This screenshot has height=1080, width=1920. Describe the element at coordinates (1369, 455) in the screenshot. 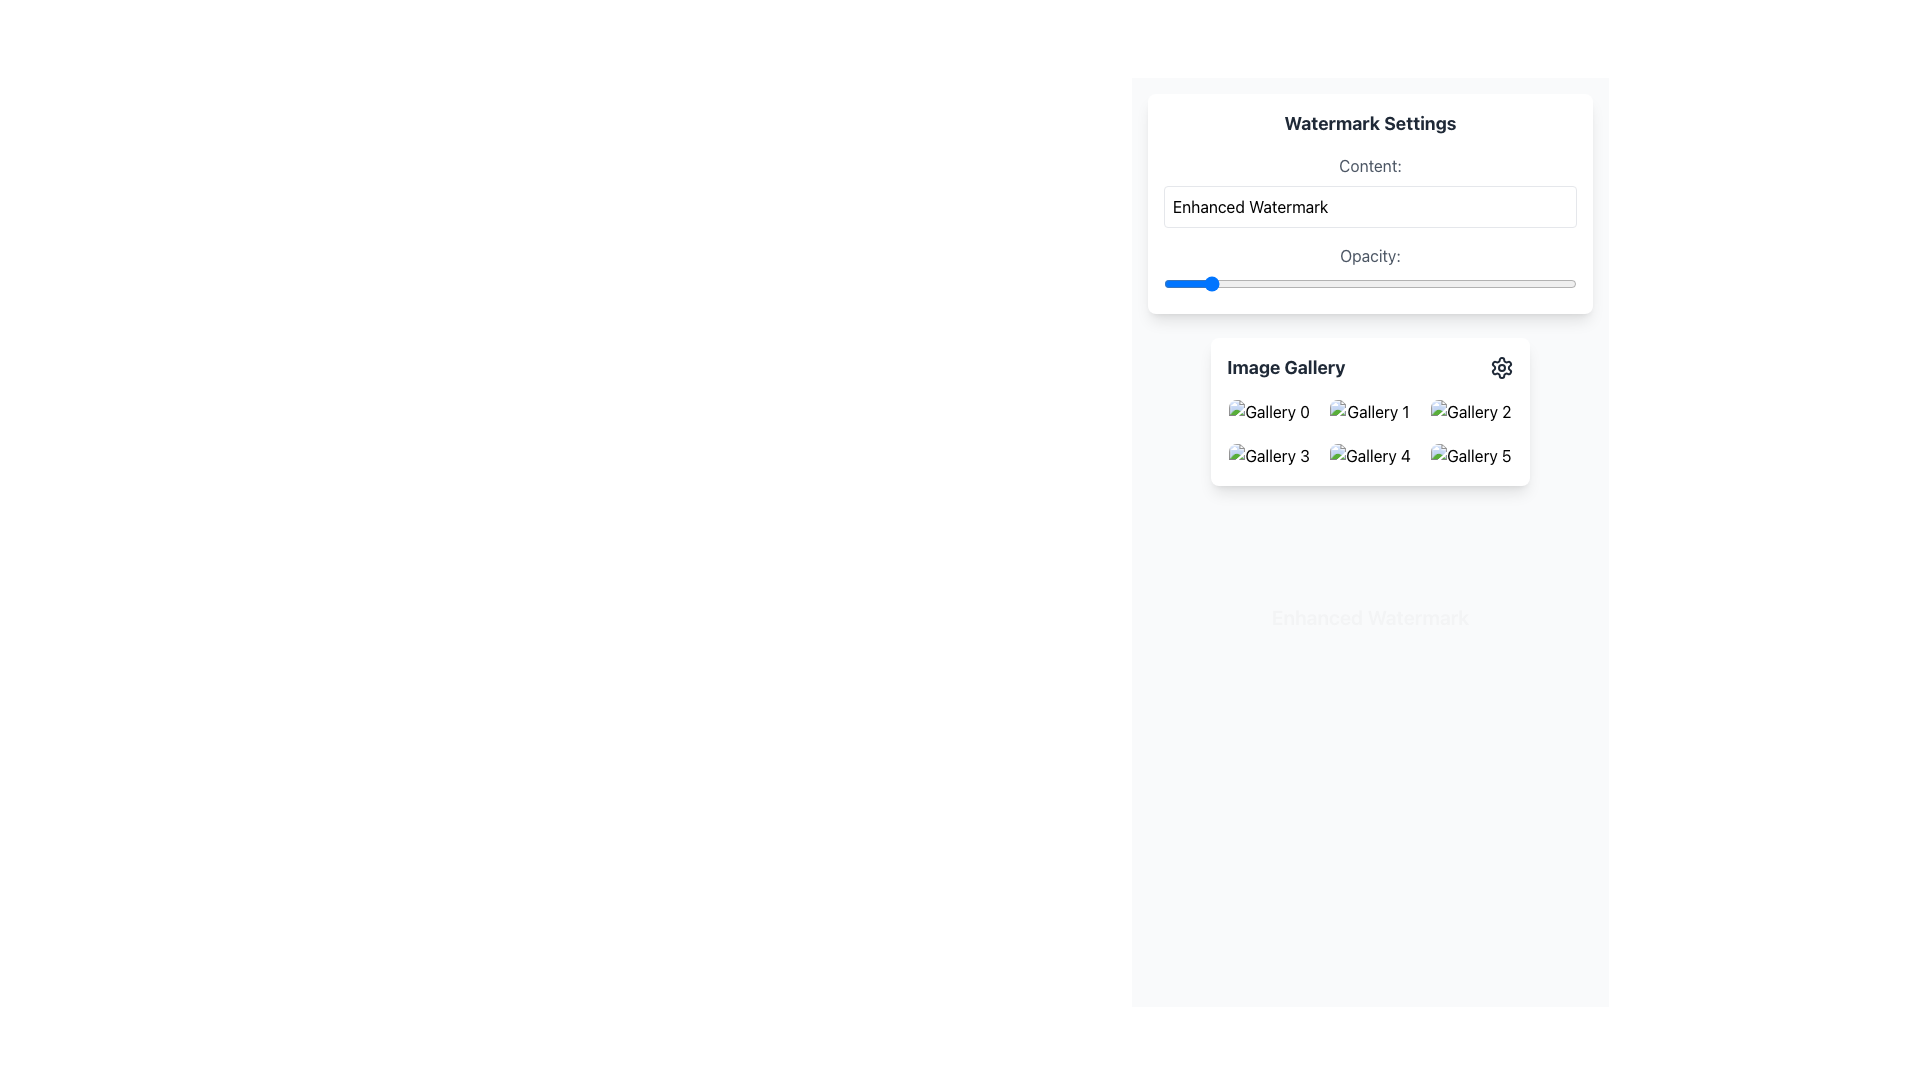

I see `the image slot located in the second position of the third row in the 'Image Gallery' section, which is part of the layout underneath the 'Watermark Settings' panel` at that location.